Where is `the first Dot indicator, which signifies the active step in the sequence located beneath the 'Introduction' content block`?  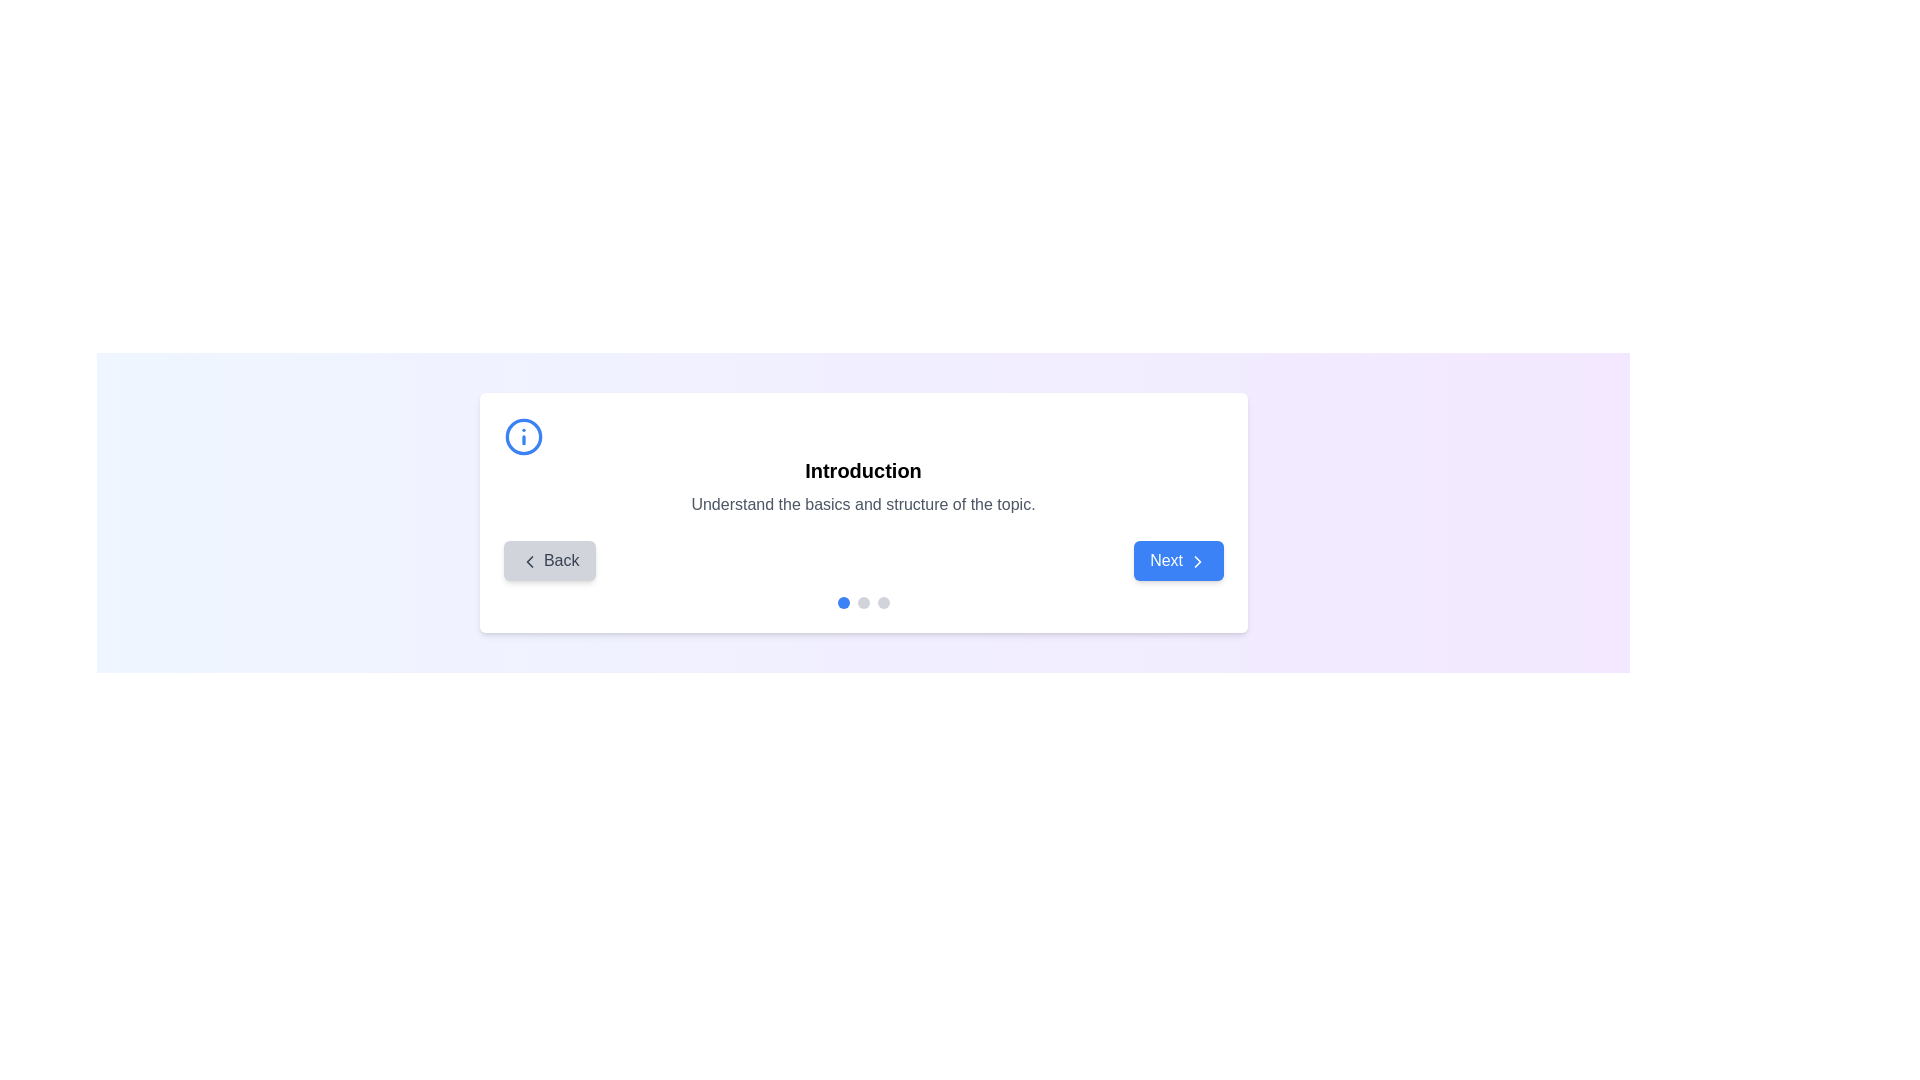
the first Dot indicator, which signifies the active step in the sequence located beneath the 'Introduction' content block is located at coordinates (843, 601).